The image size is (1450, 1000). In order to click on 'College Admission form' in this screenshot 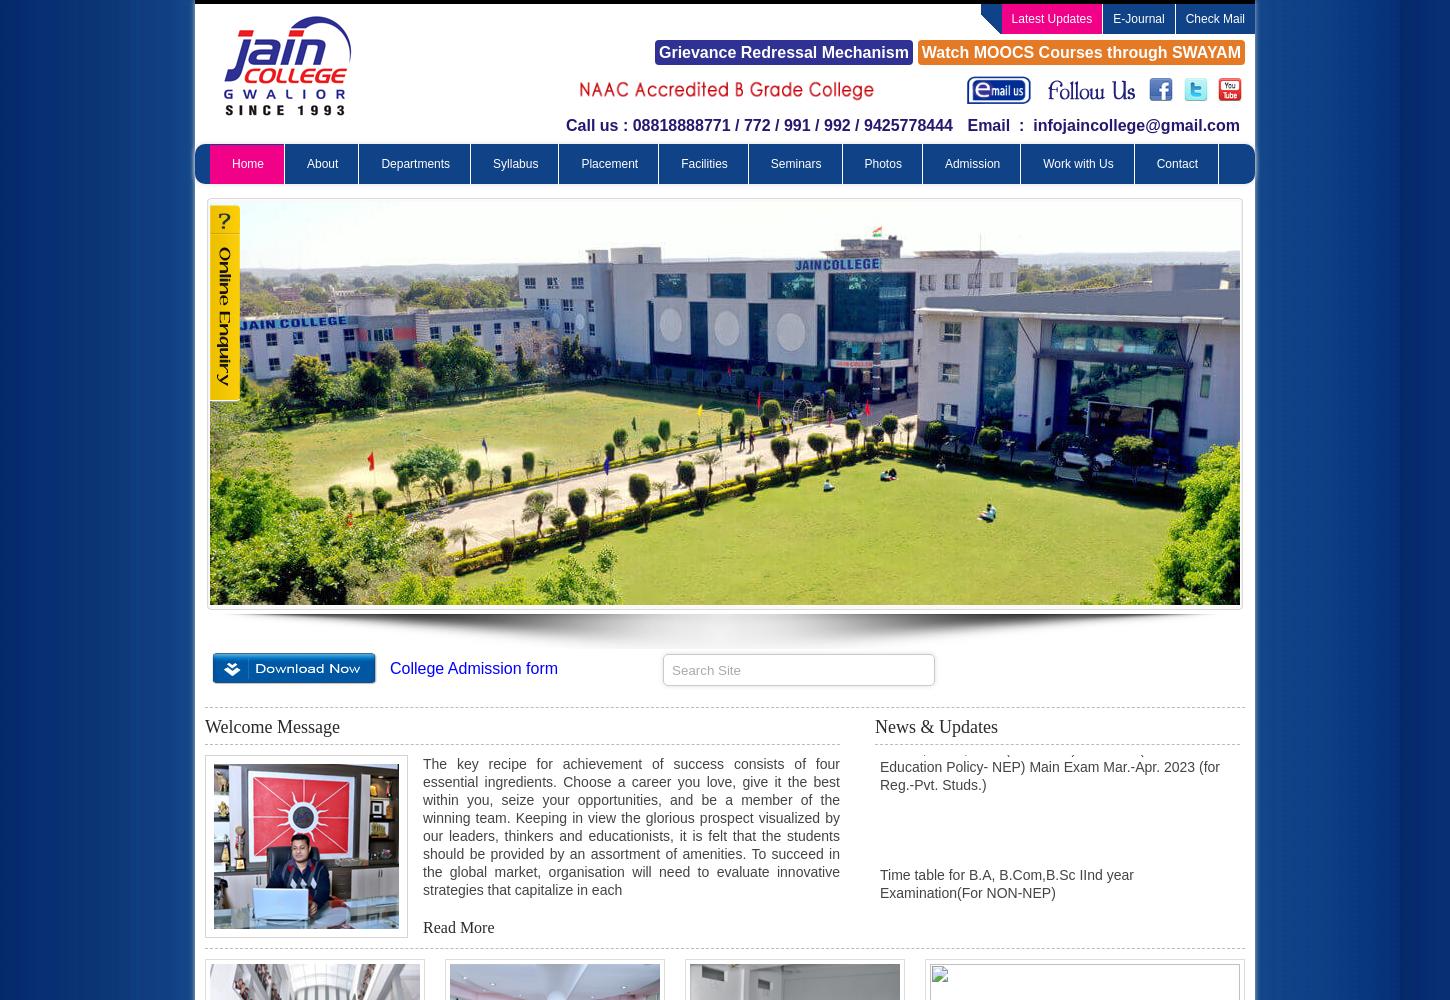, I will do `click(473, 668)`.